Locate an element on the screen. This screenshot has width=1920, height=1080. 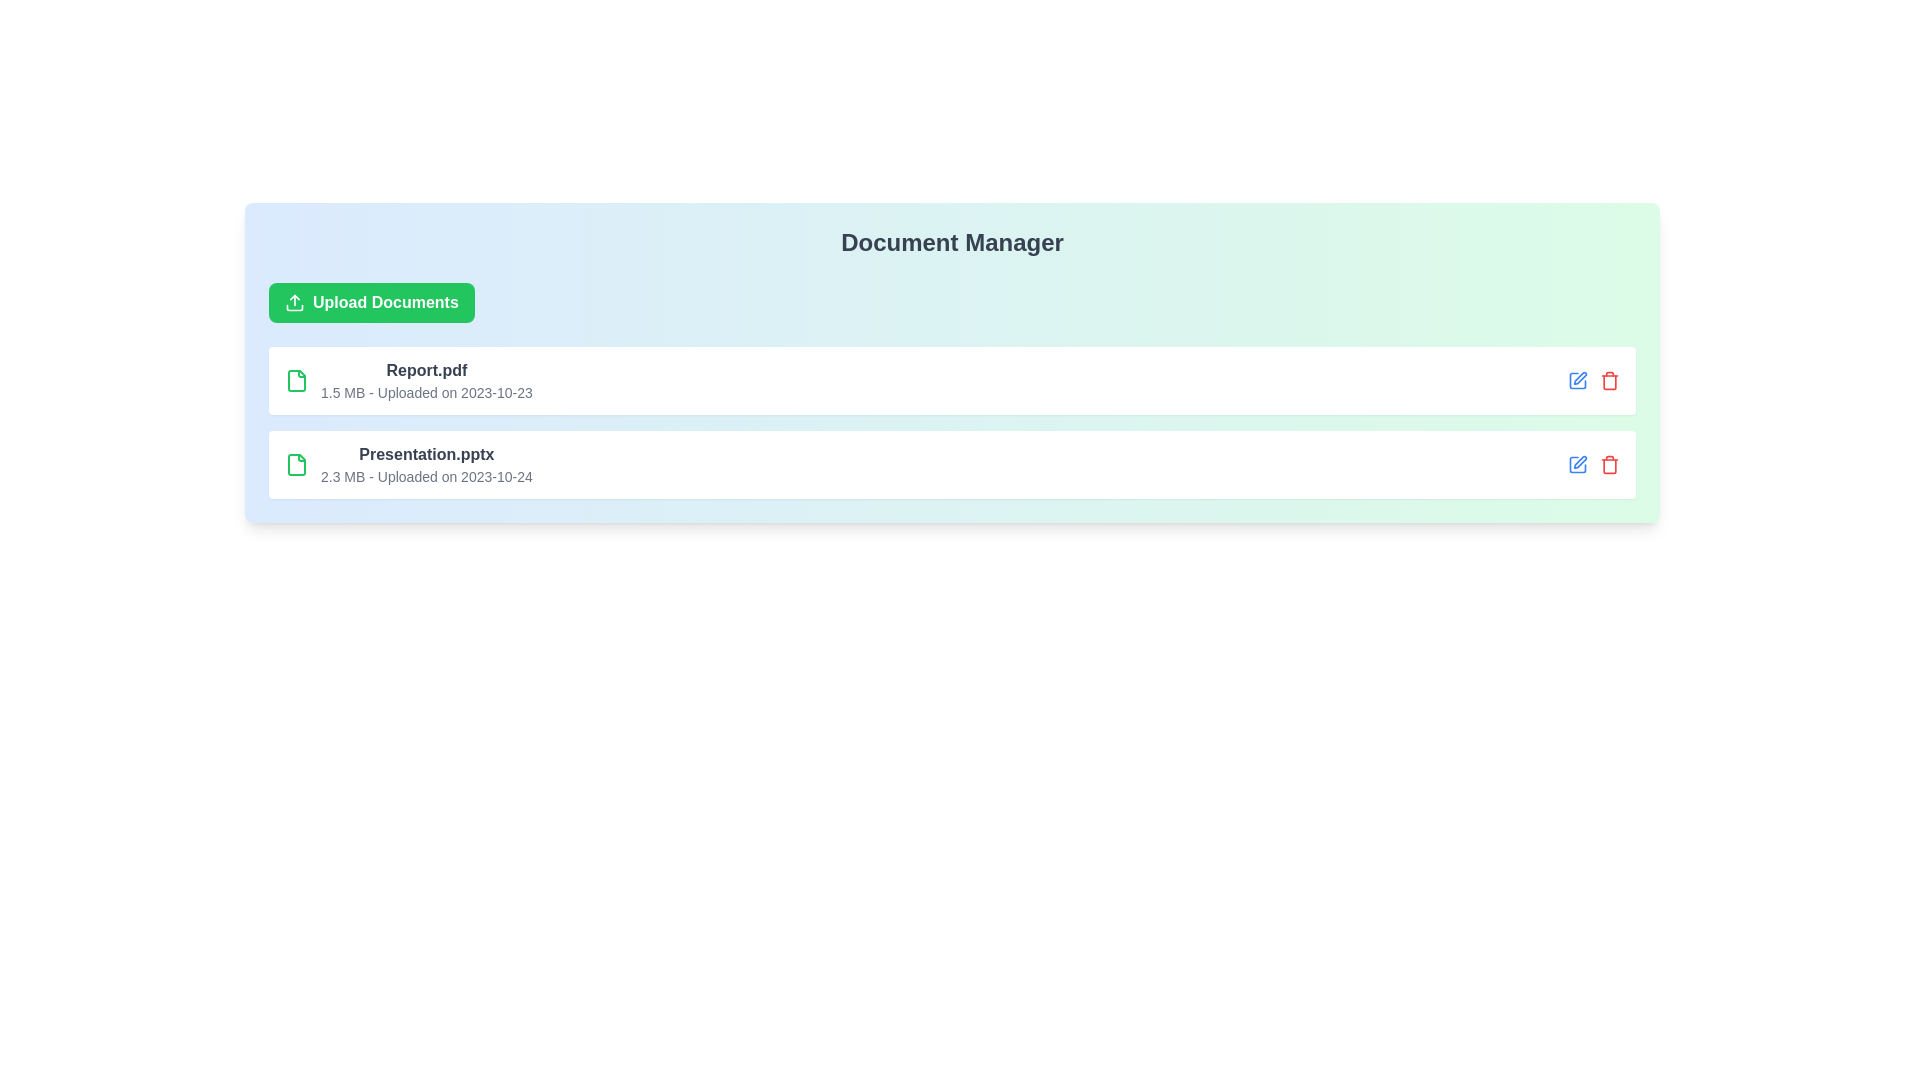
the green document outline icon located at the left edge of the 'Presentation.pptx' row in the document manager interface is located at coordinates (296, 465).